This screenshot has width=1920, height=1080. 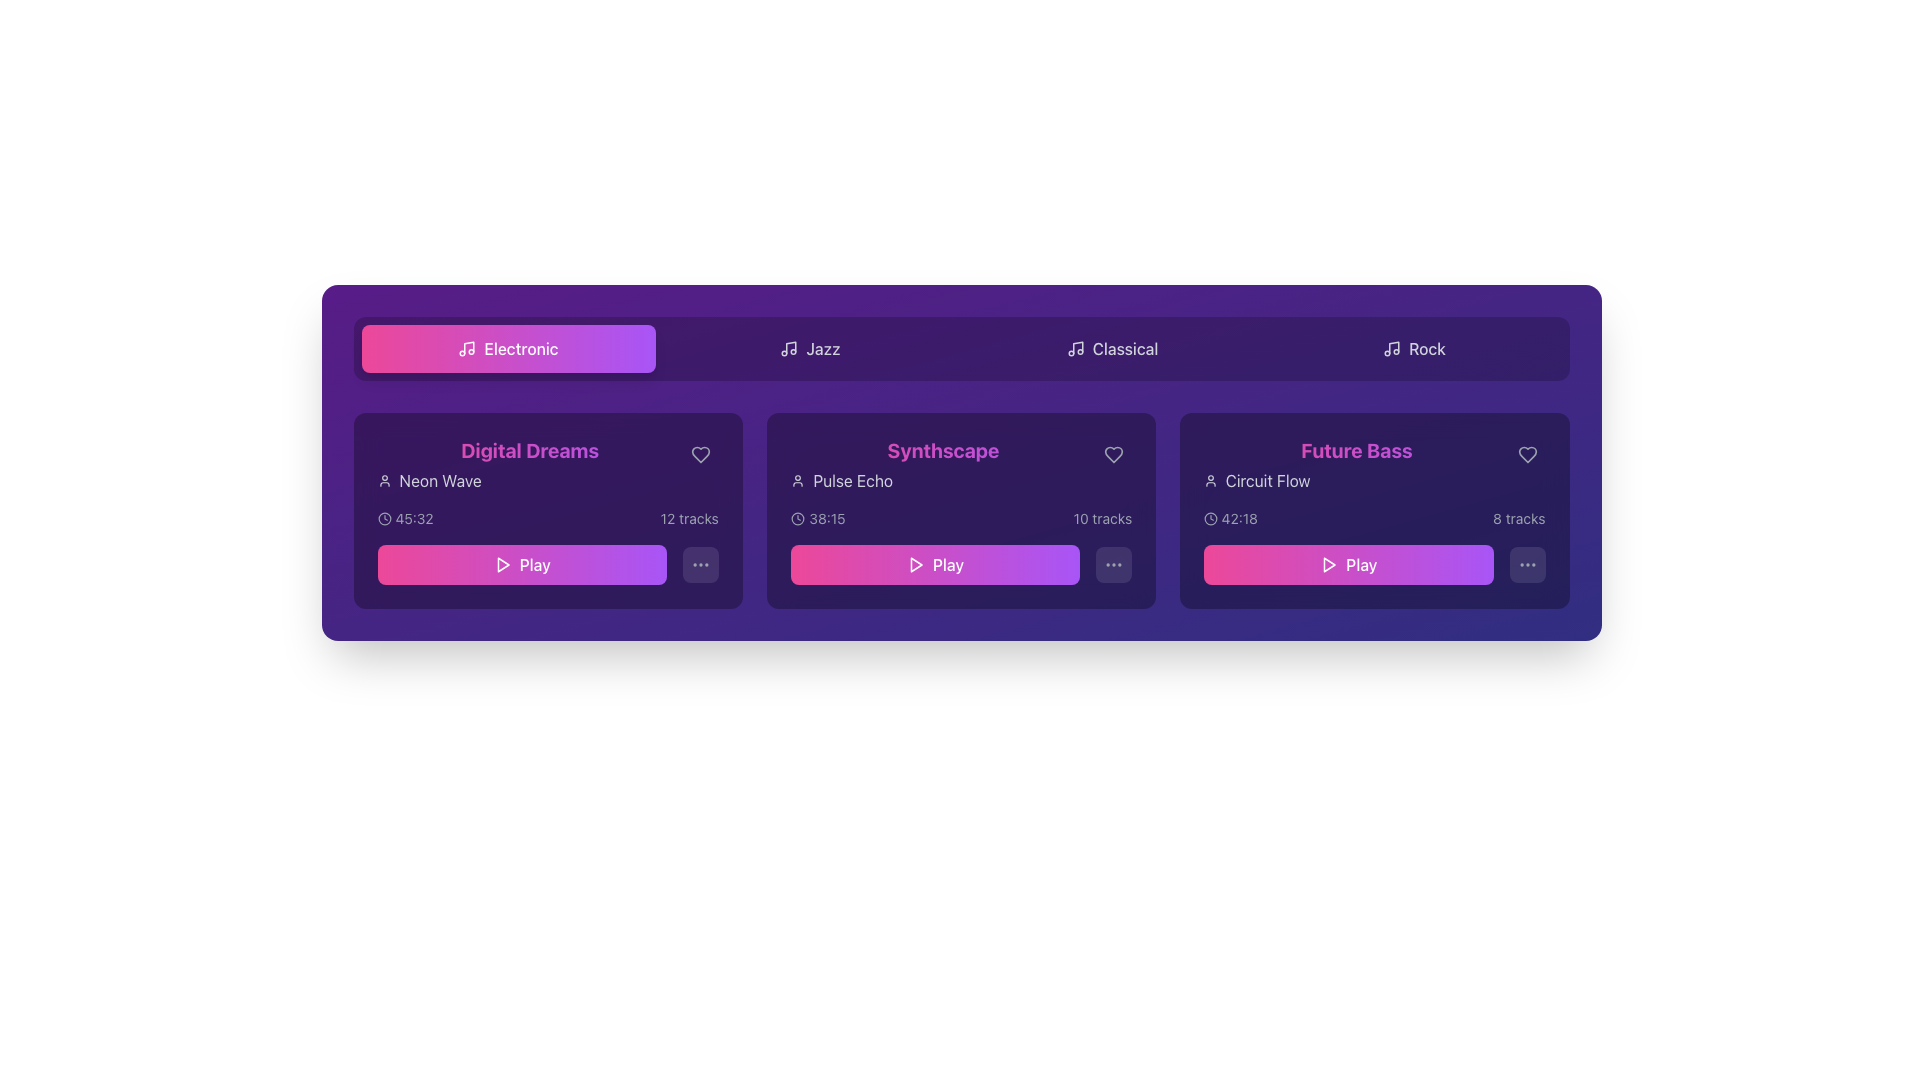 What do you see at coordinates (1210, 518) in the screenshot?
I see `the small, circular clock icon that is part of the time-display feature in the 'Future Bass' section under the 'Circuit Flow' album card` at bounding box center [1210, 518].